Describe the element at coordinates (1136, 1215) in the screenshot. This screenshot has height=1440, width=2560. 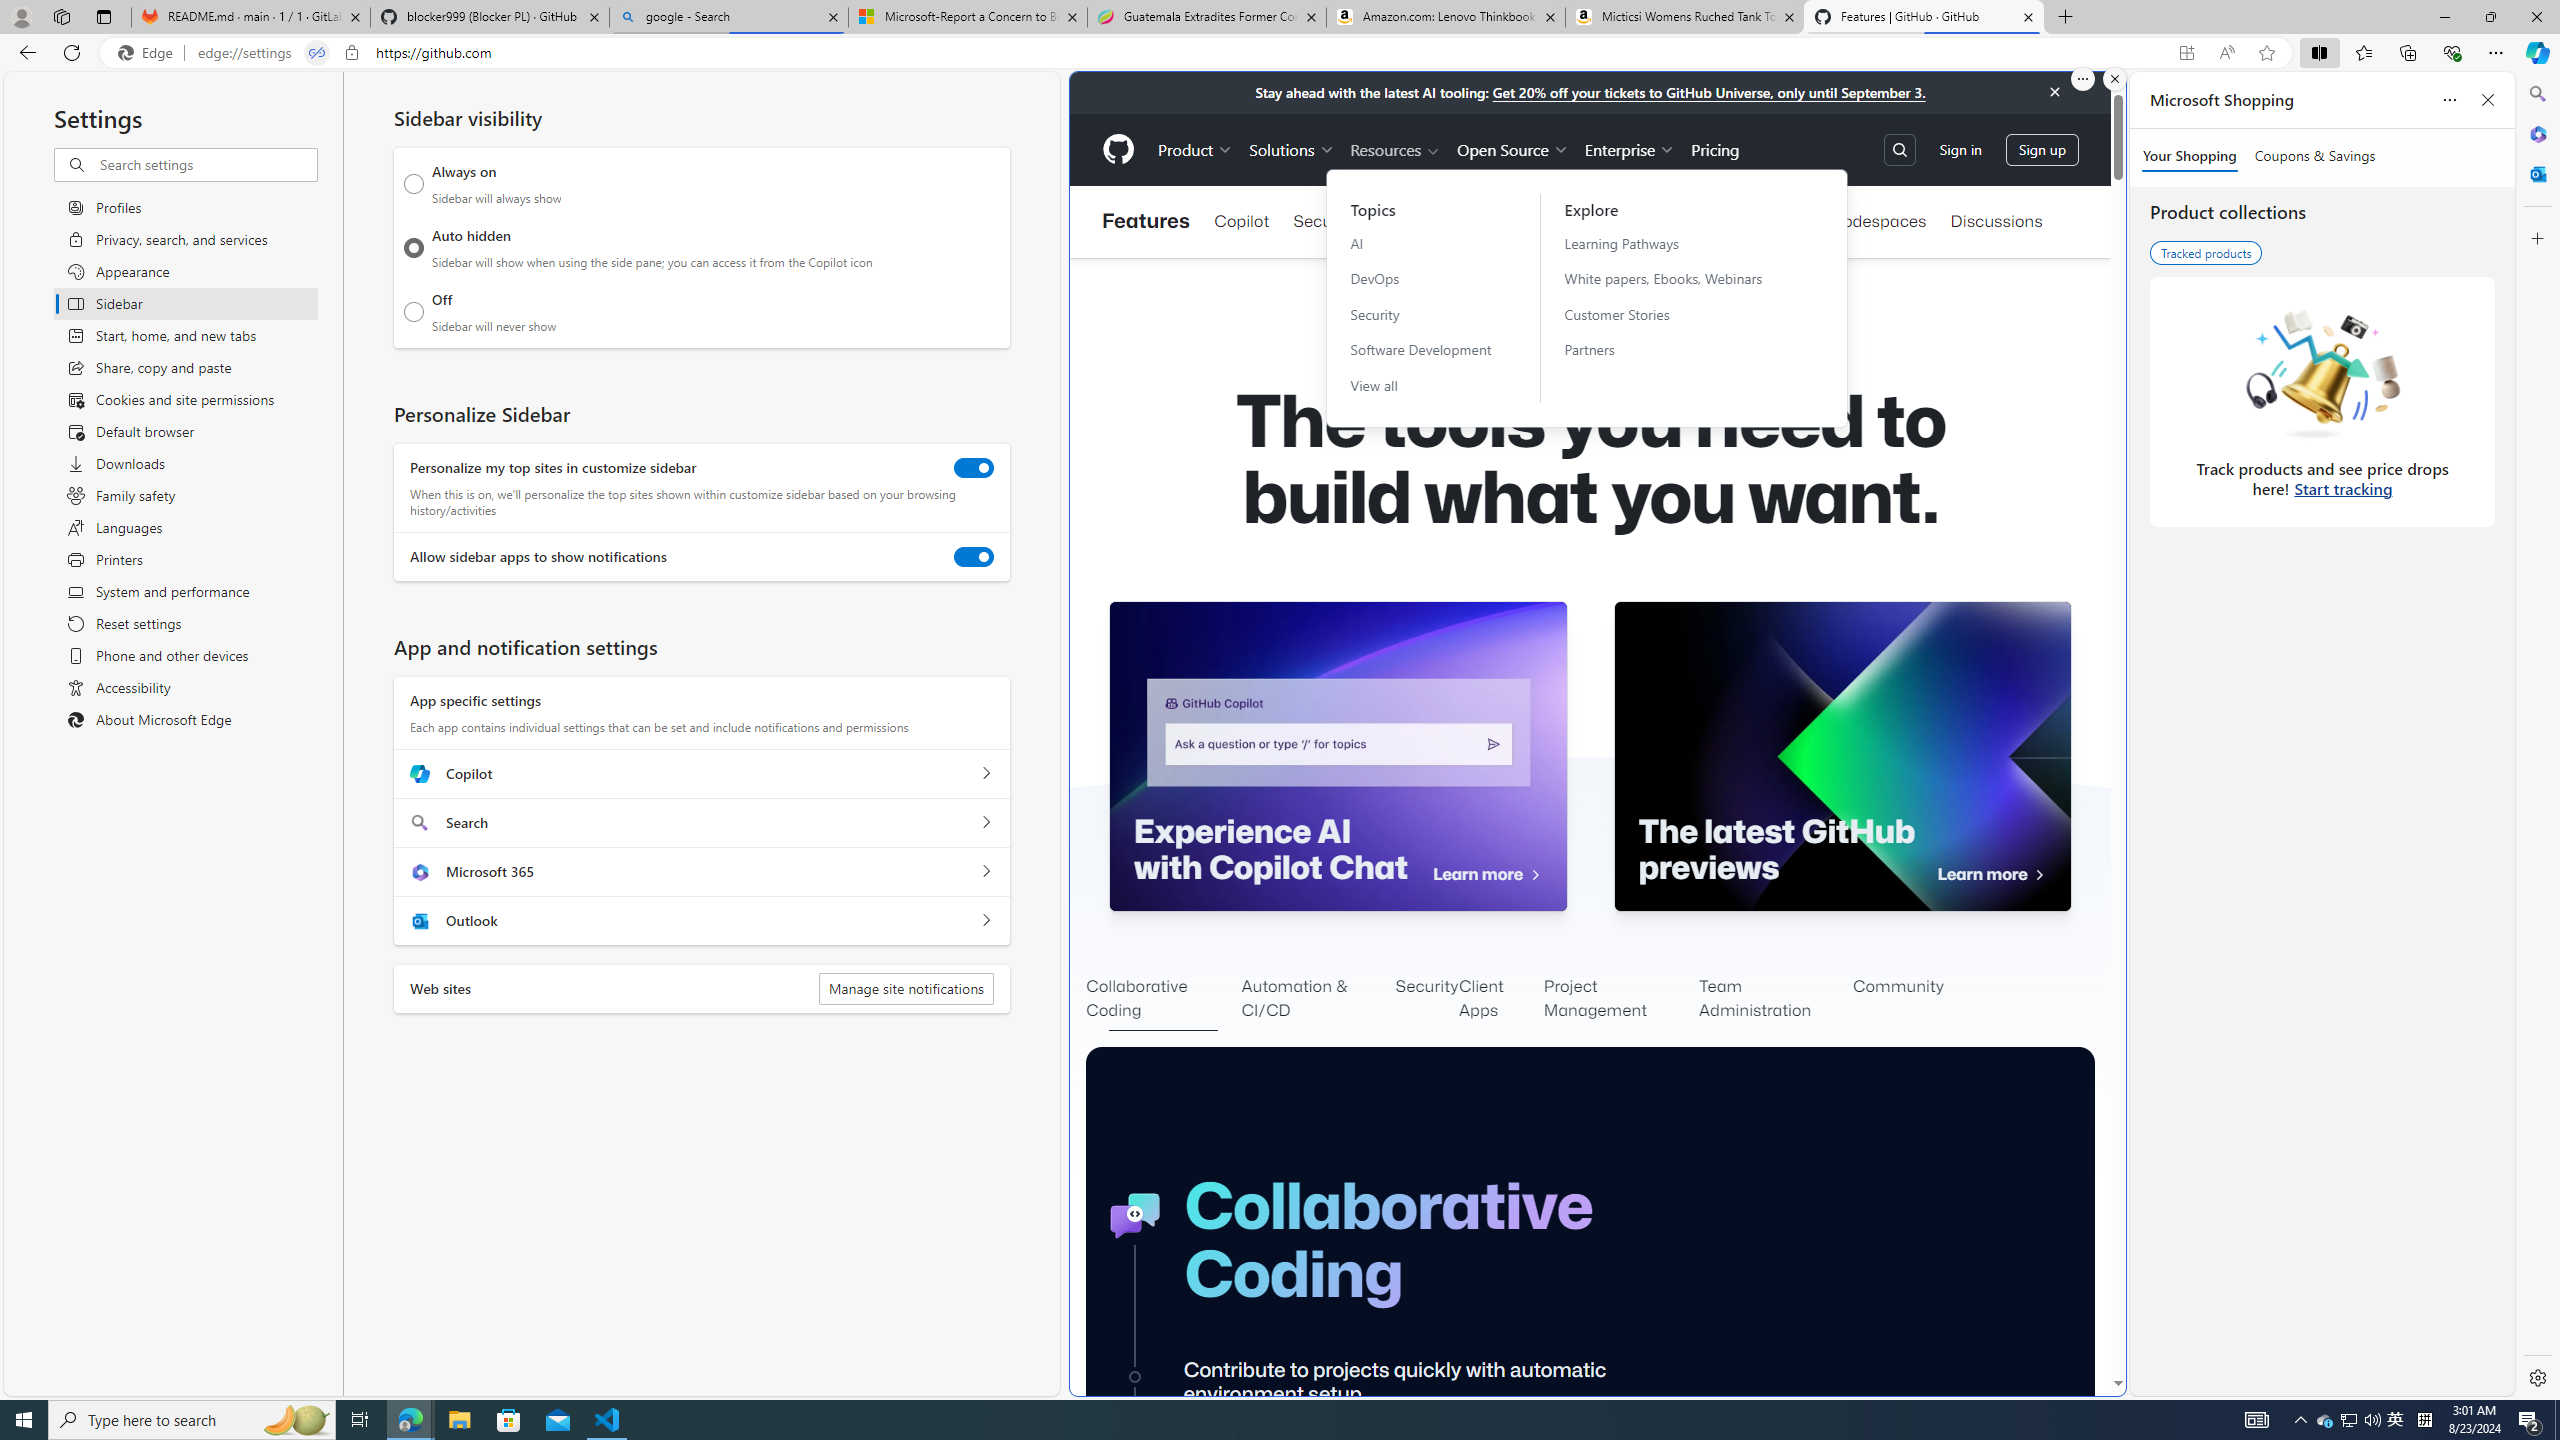
I see `'GitHub Collaboration Icon'` at that location.